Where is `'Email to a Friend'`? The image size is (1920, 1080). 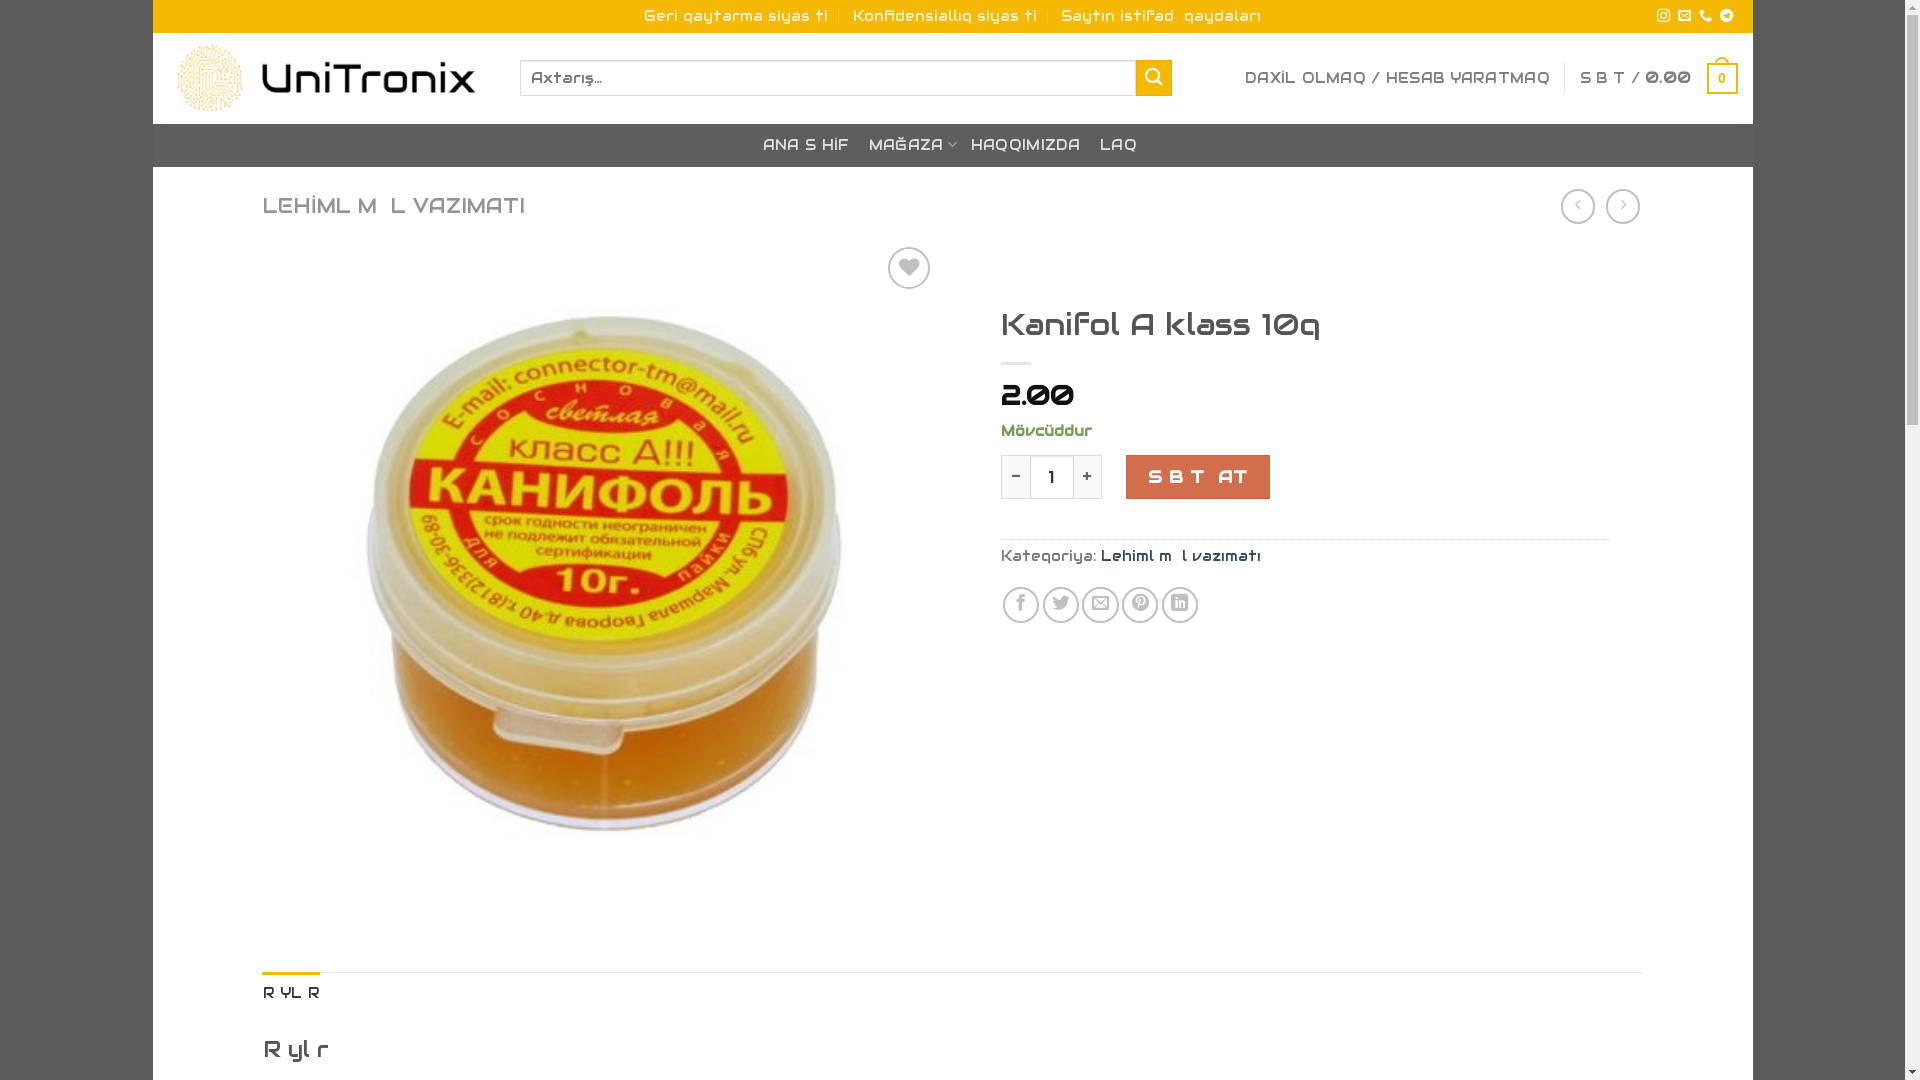 'Email to a Friend' is located at coordinates (1098, 604).